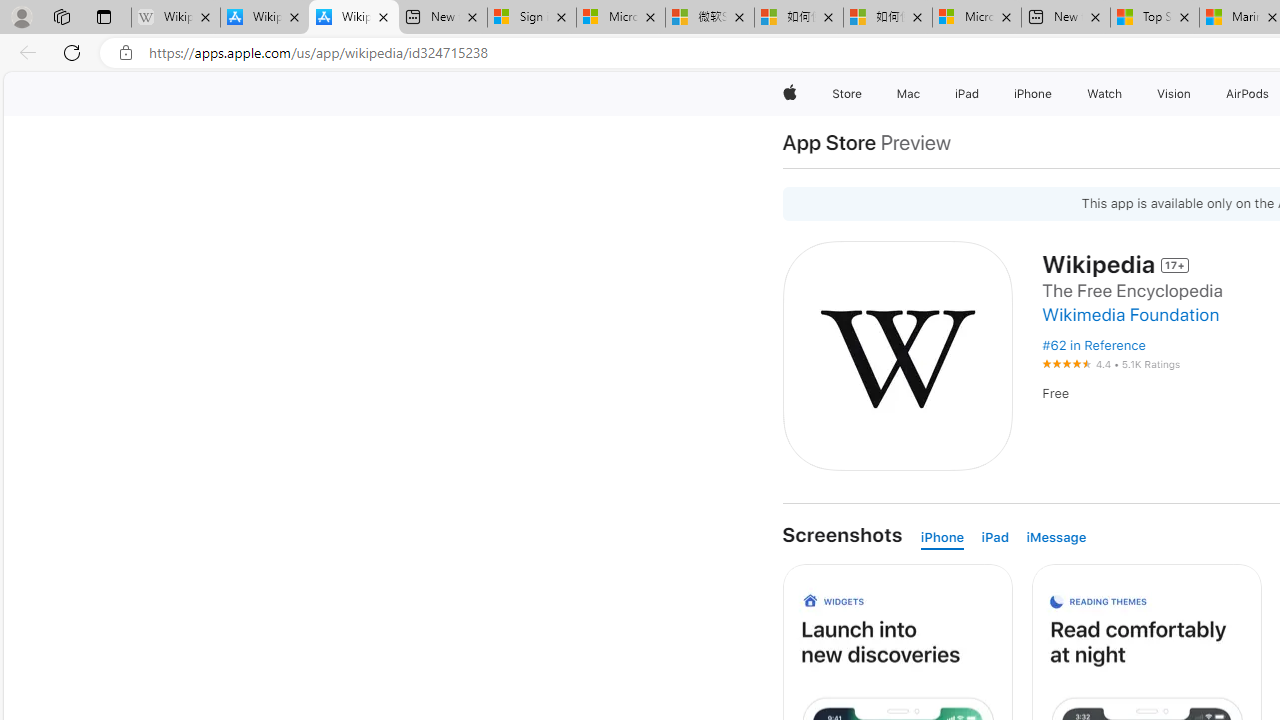 Image resolution: width=1280 pixels, height=720 pixels. I want to click on 'Apple', so click(788, 93).